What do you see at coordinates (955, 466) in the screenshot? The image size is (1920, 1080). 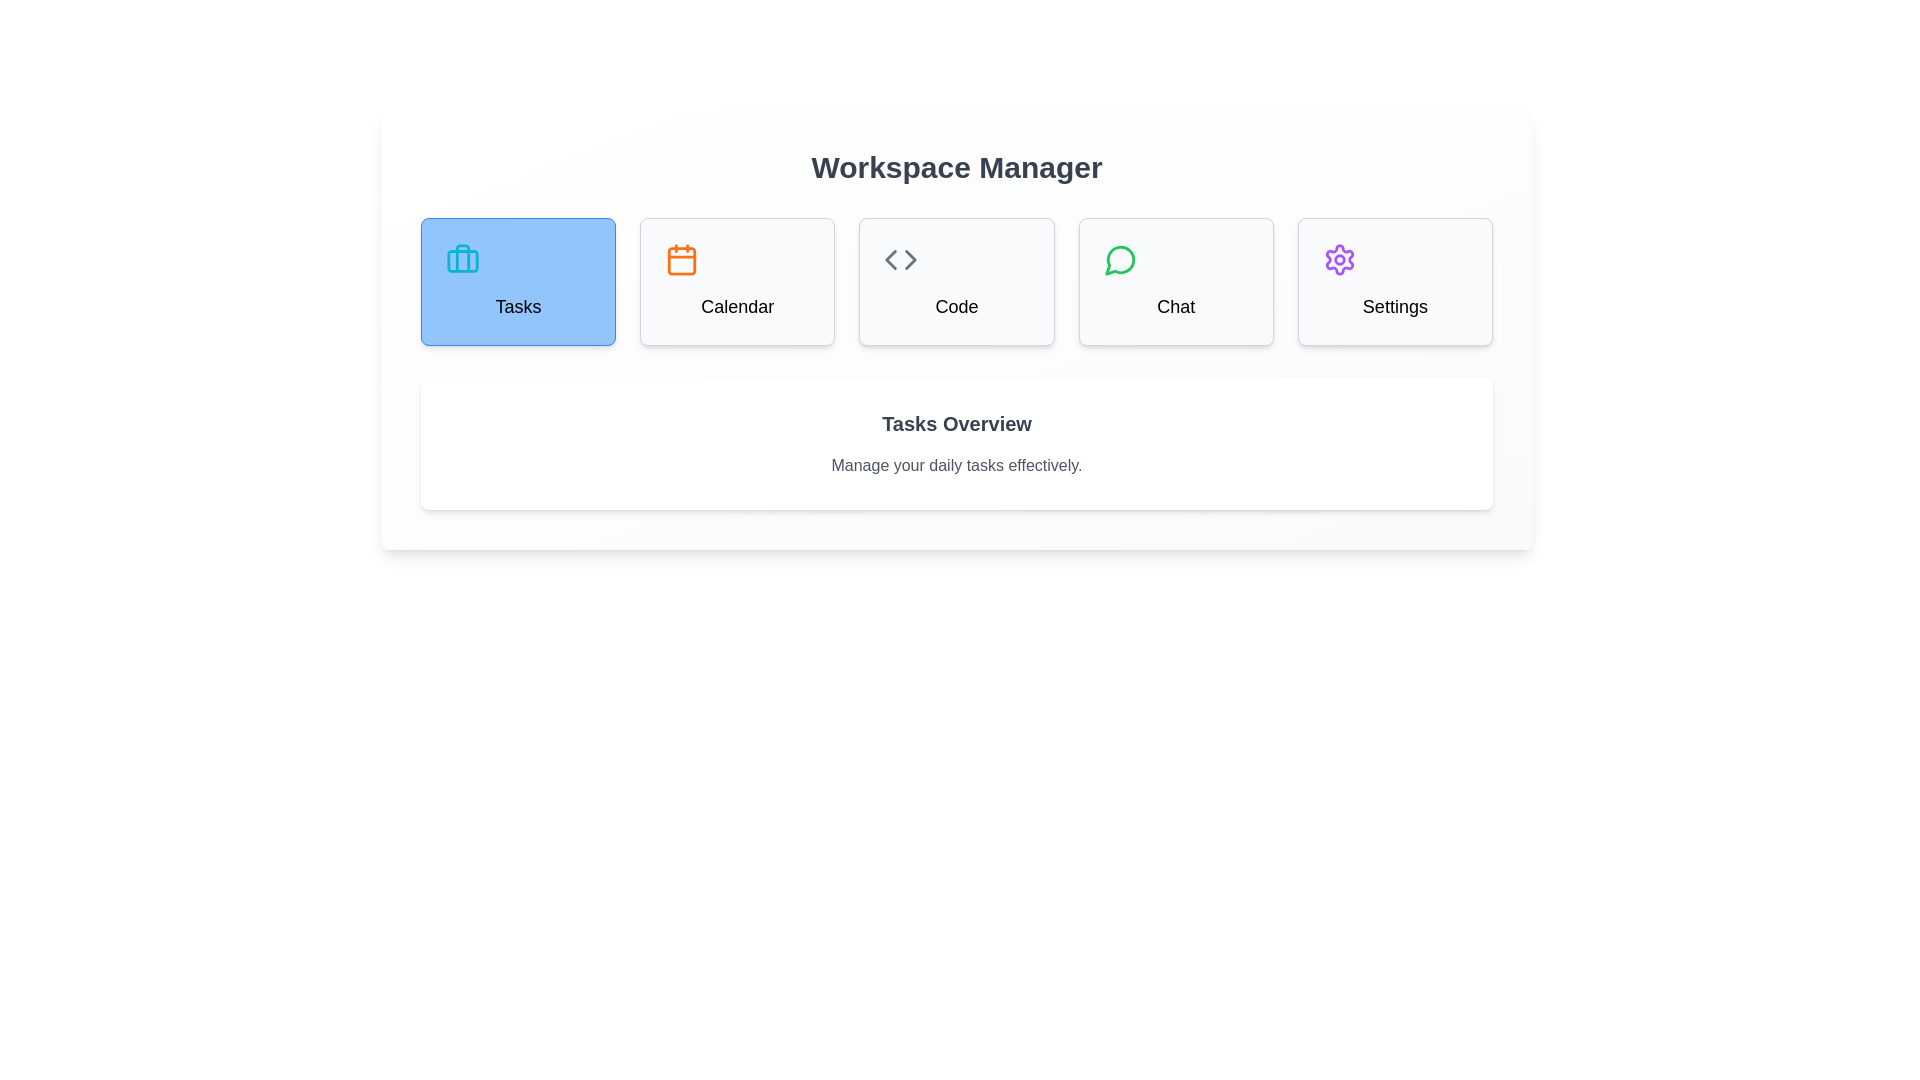 I see `the text element that reads 'Manage your daily tasks effectively,' which is styled in gray and located within a card below the 'Tasks Overview' header` at bounding box center [955, 466].